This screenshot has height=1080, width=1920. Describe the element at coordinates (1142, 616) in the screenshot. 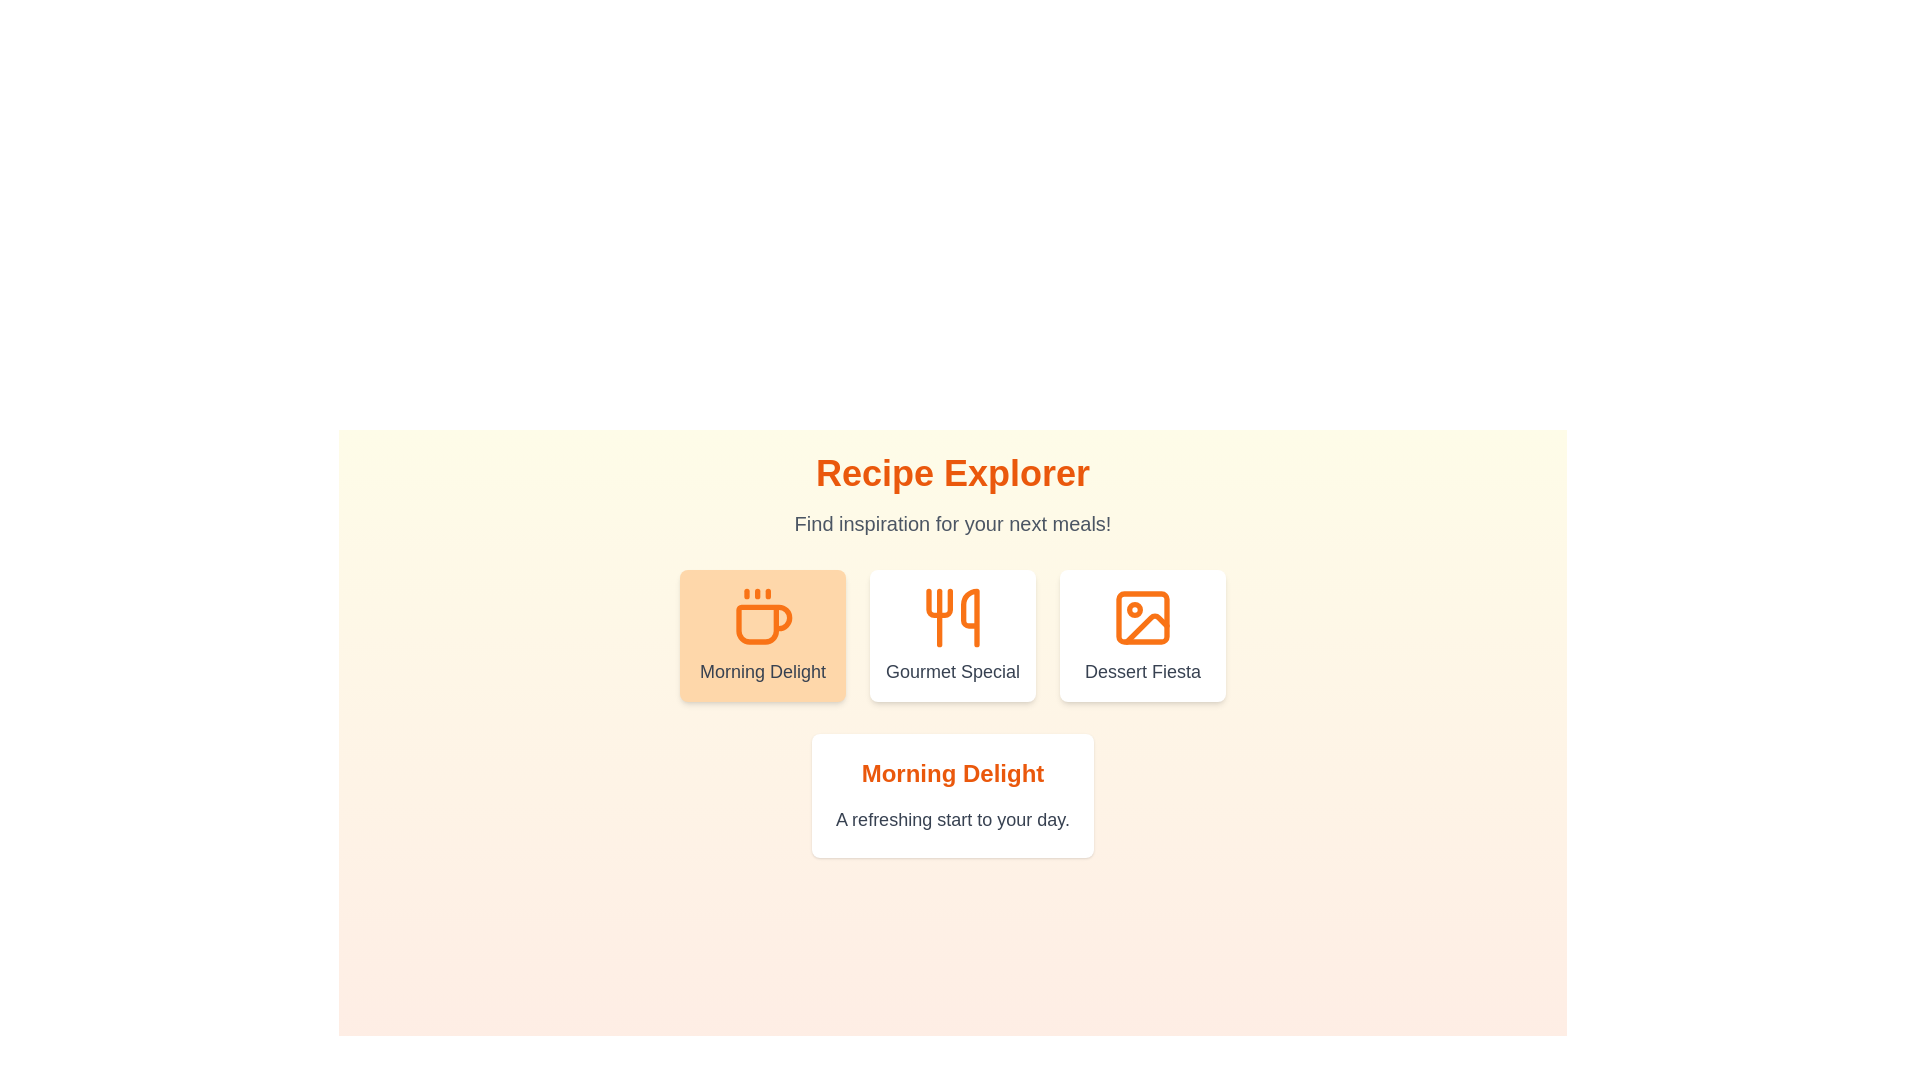

I see `the 'Dessert Fiesta' icon located at the top-left corner of its card` at that location.